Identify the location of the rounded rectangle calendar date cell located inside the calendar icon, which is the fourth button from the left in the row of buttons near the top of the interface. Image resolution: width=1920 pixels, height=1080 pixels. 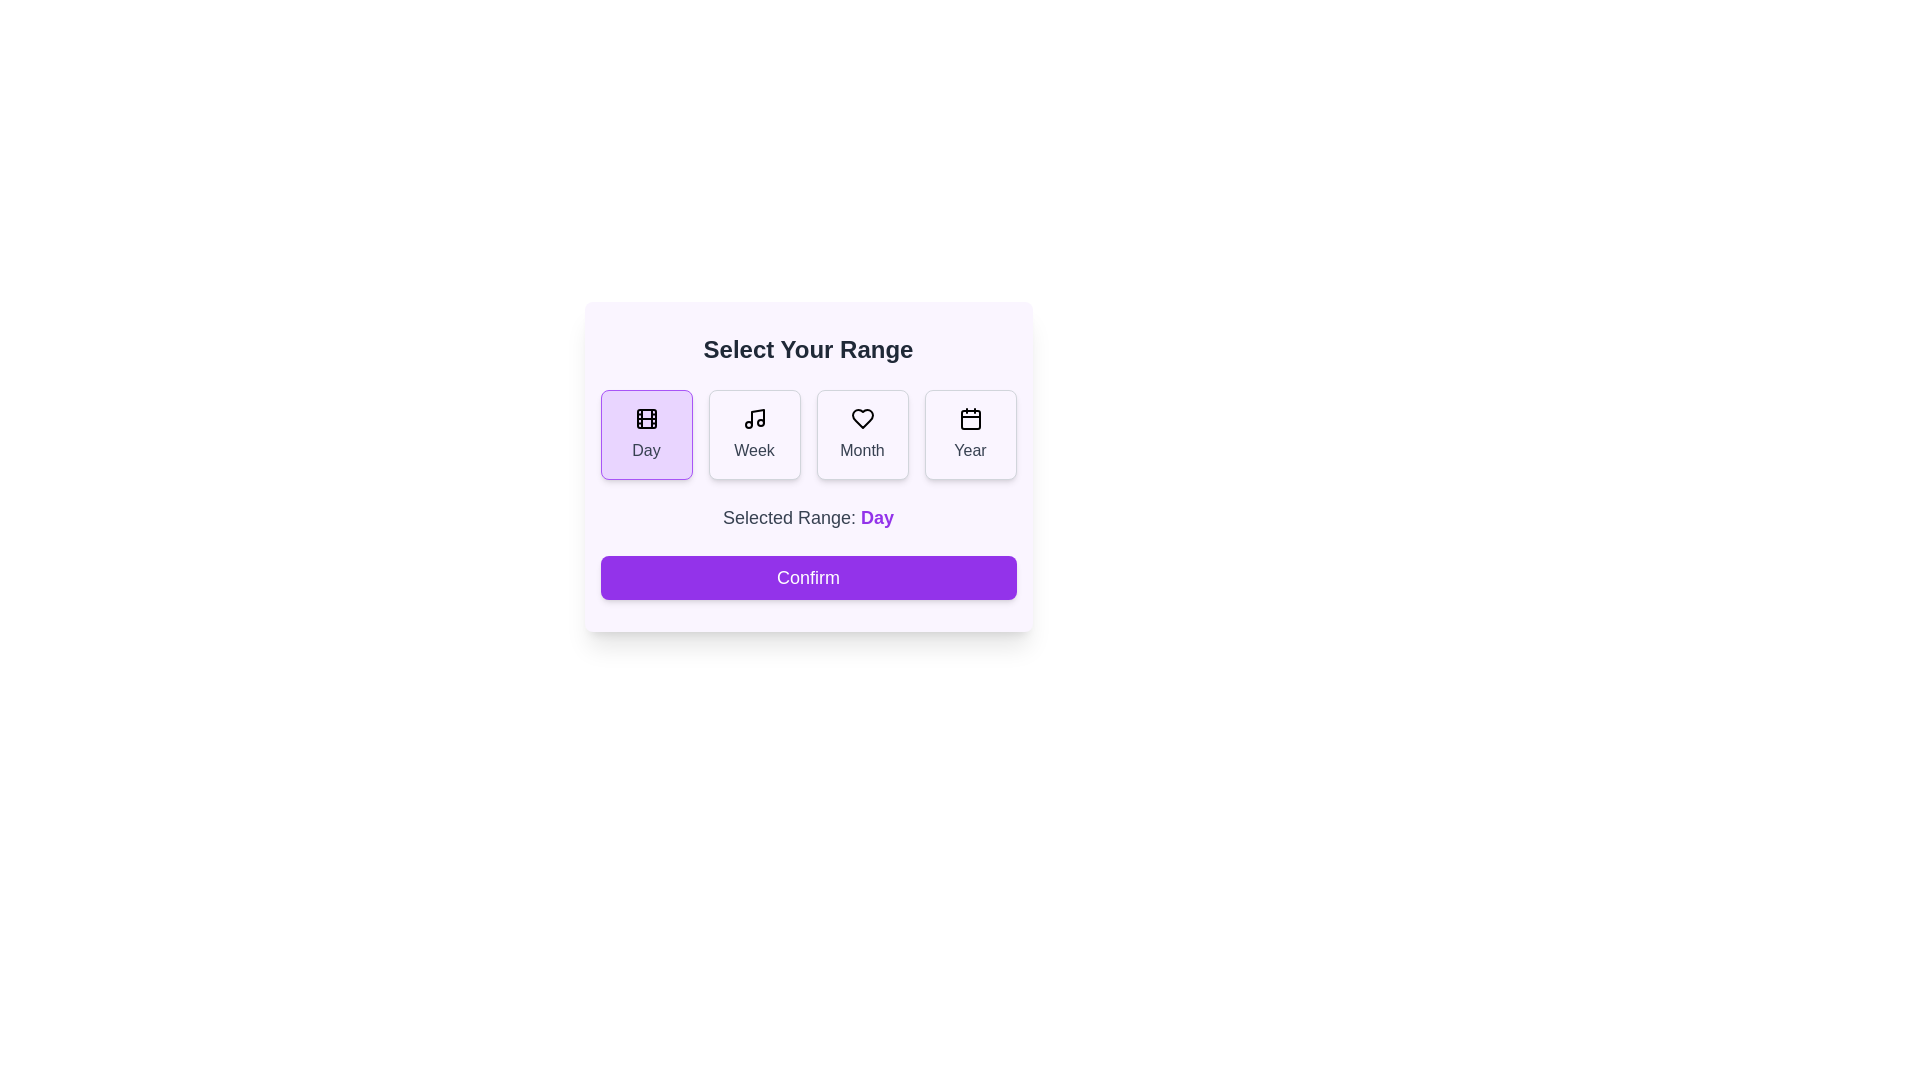
(970, 419).